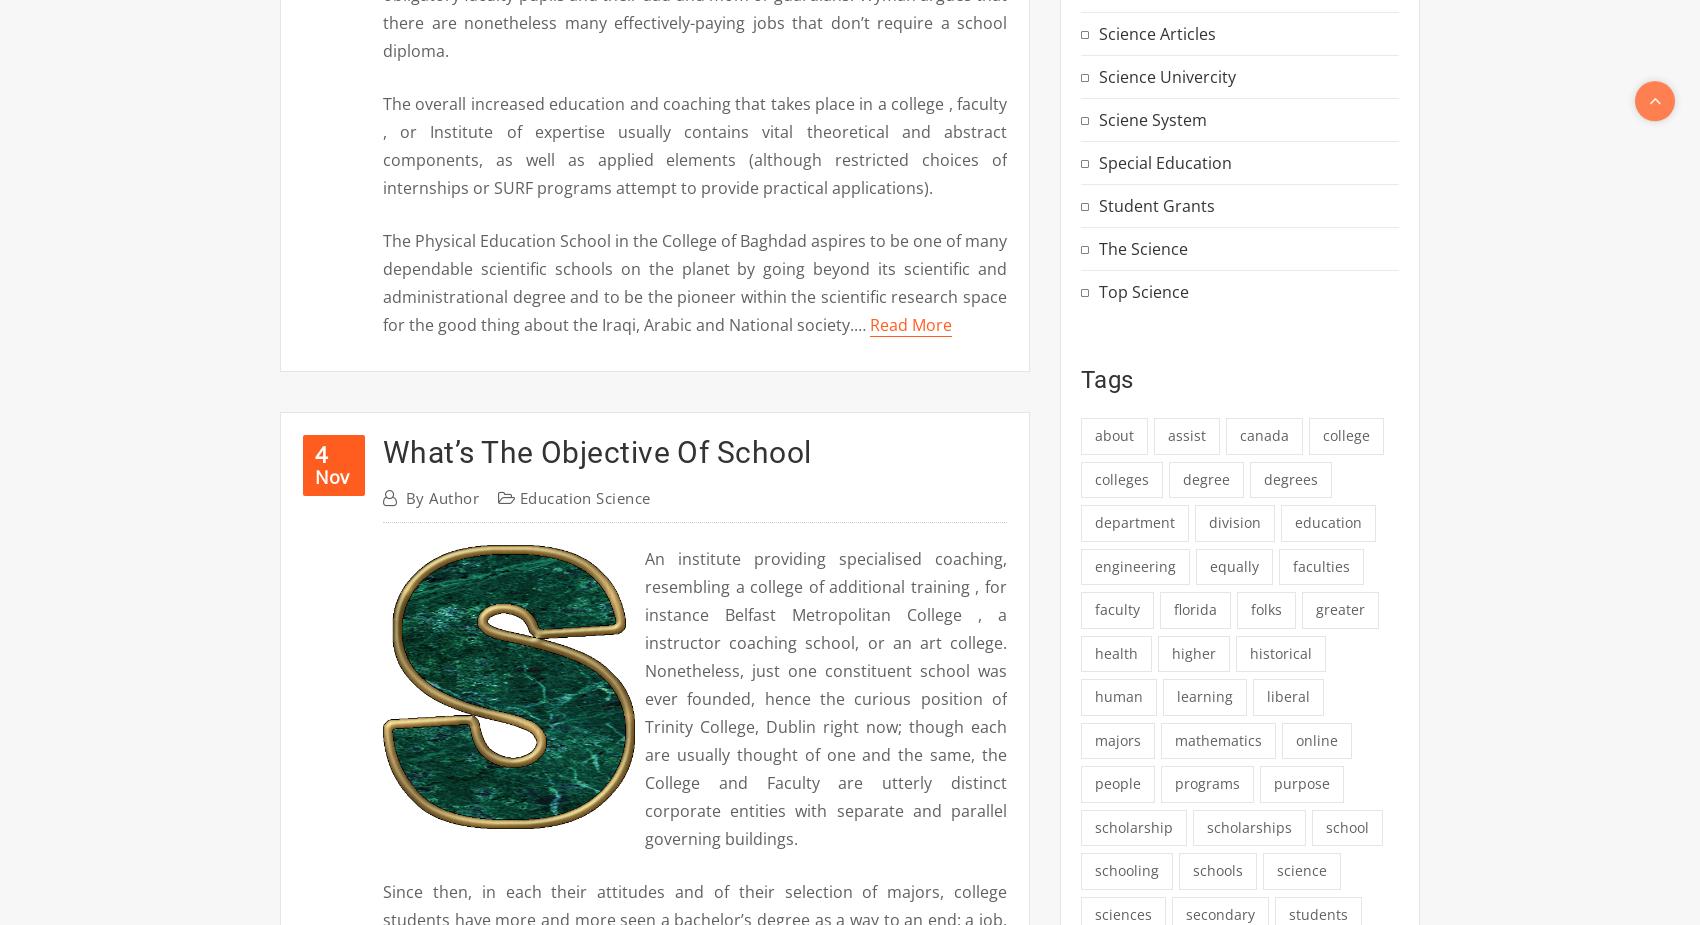 This screenshot has width=1700, height=925. Describe the element at coordinates (1219, 913) in the screenshot. I see `'secondary'` at that location.